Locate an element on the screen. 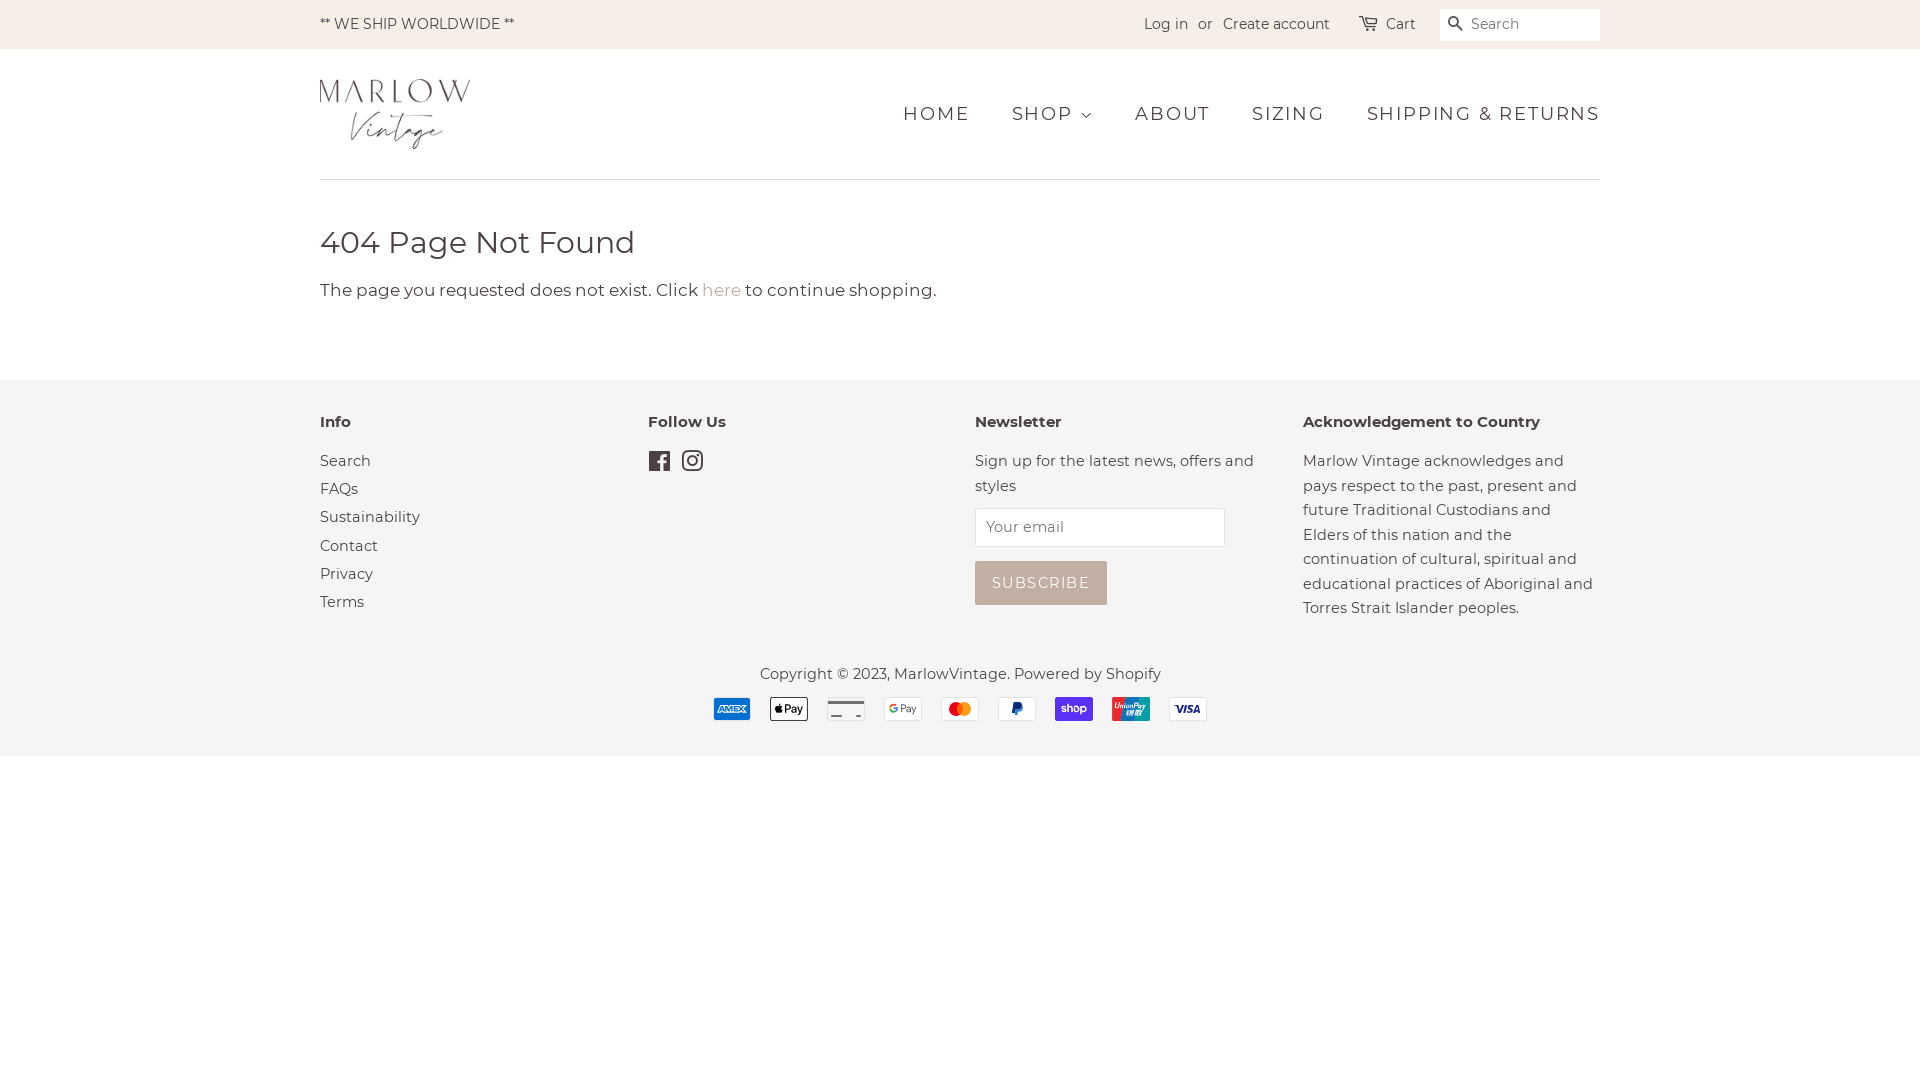 This screenshot has height=1080, width=1920. 'Contact' is located at coordinates (349, 546).